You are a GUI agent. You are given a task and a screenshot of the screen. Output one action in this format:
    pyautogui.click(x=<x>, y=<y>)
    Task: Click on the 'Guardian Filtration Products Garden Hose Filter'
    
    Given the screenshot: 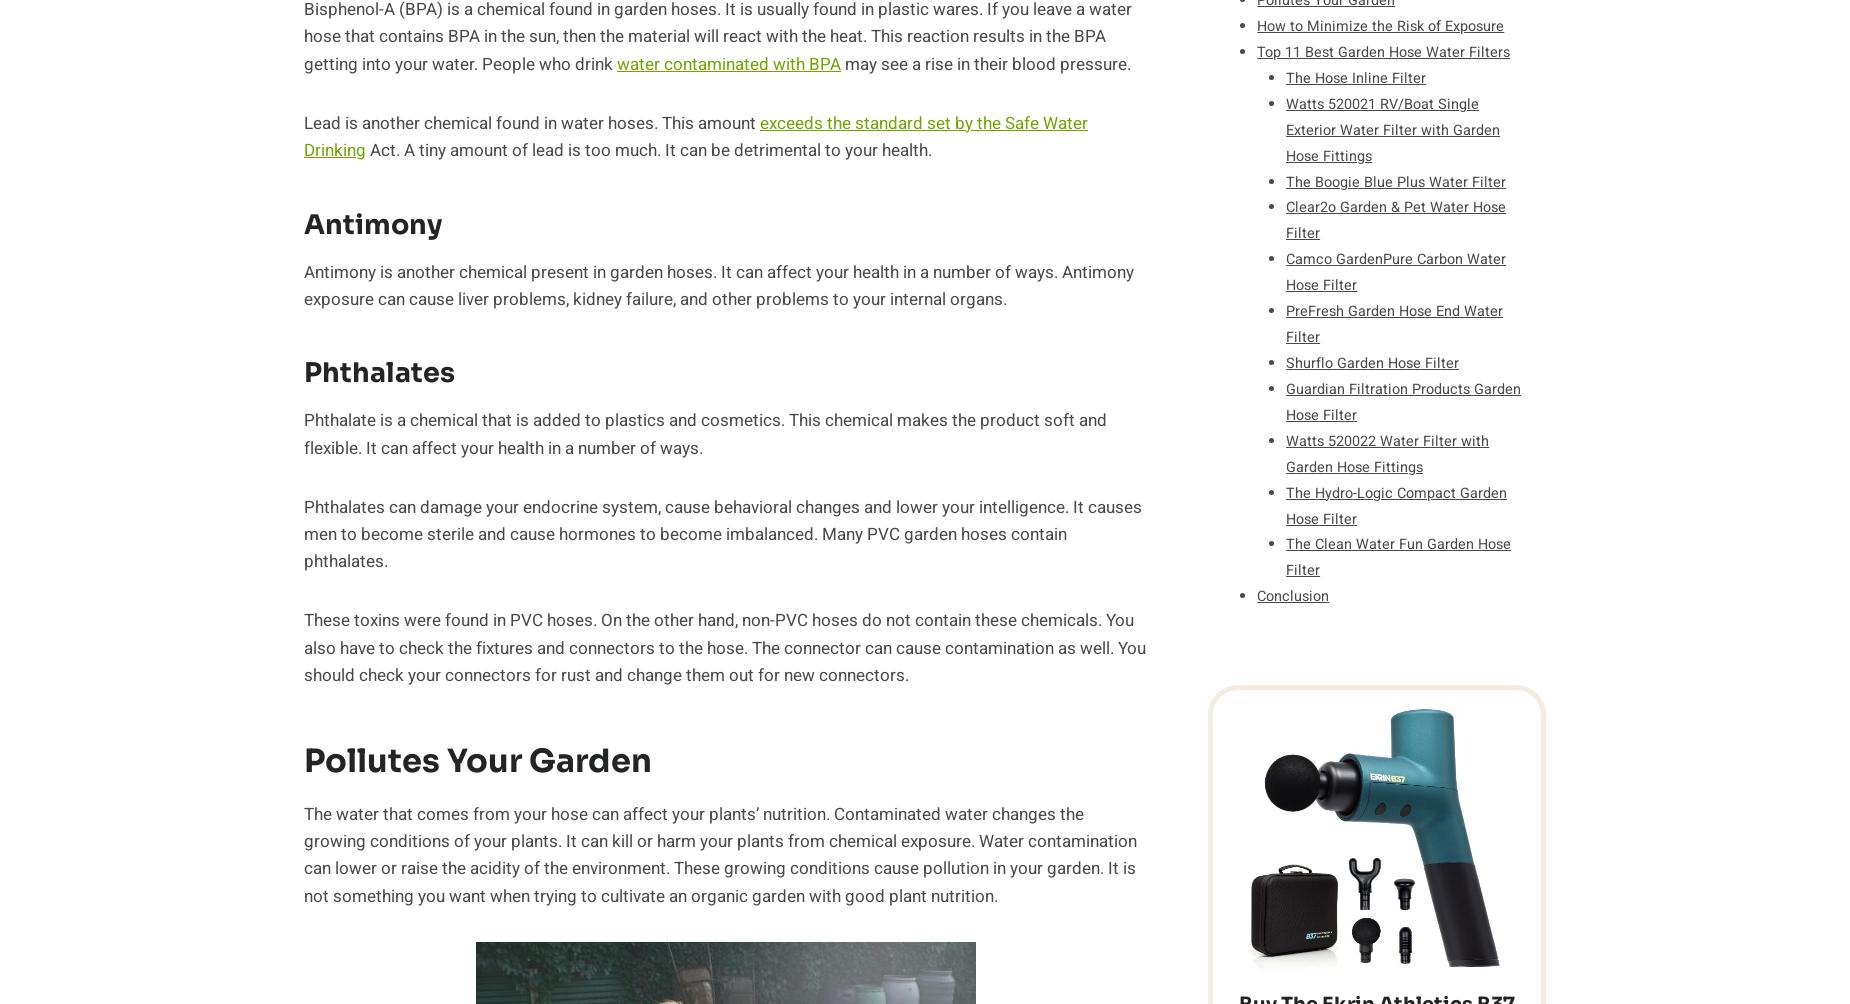 What is the action you would take?
    pyautogui.click(x=1403, y=400)
    